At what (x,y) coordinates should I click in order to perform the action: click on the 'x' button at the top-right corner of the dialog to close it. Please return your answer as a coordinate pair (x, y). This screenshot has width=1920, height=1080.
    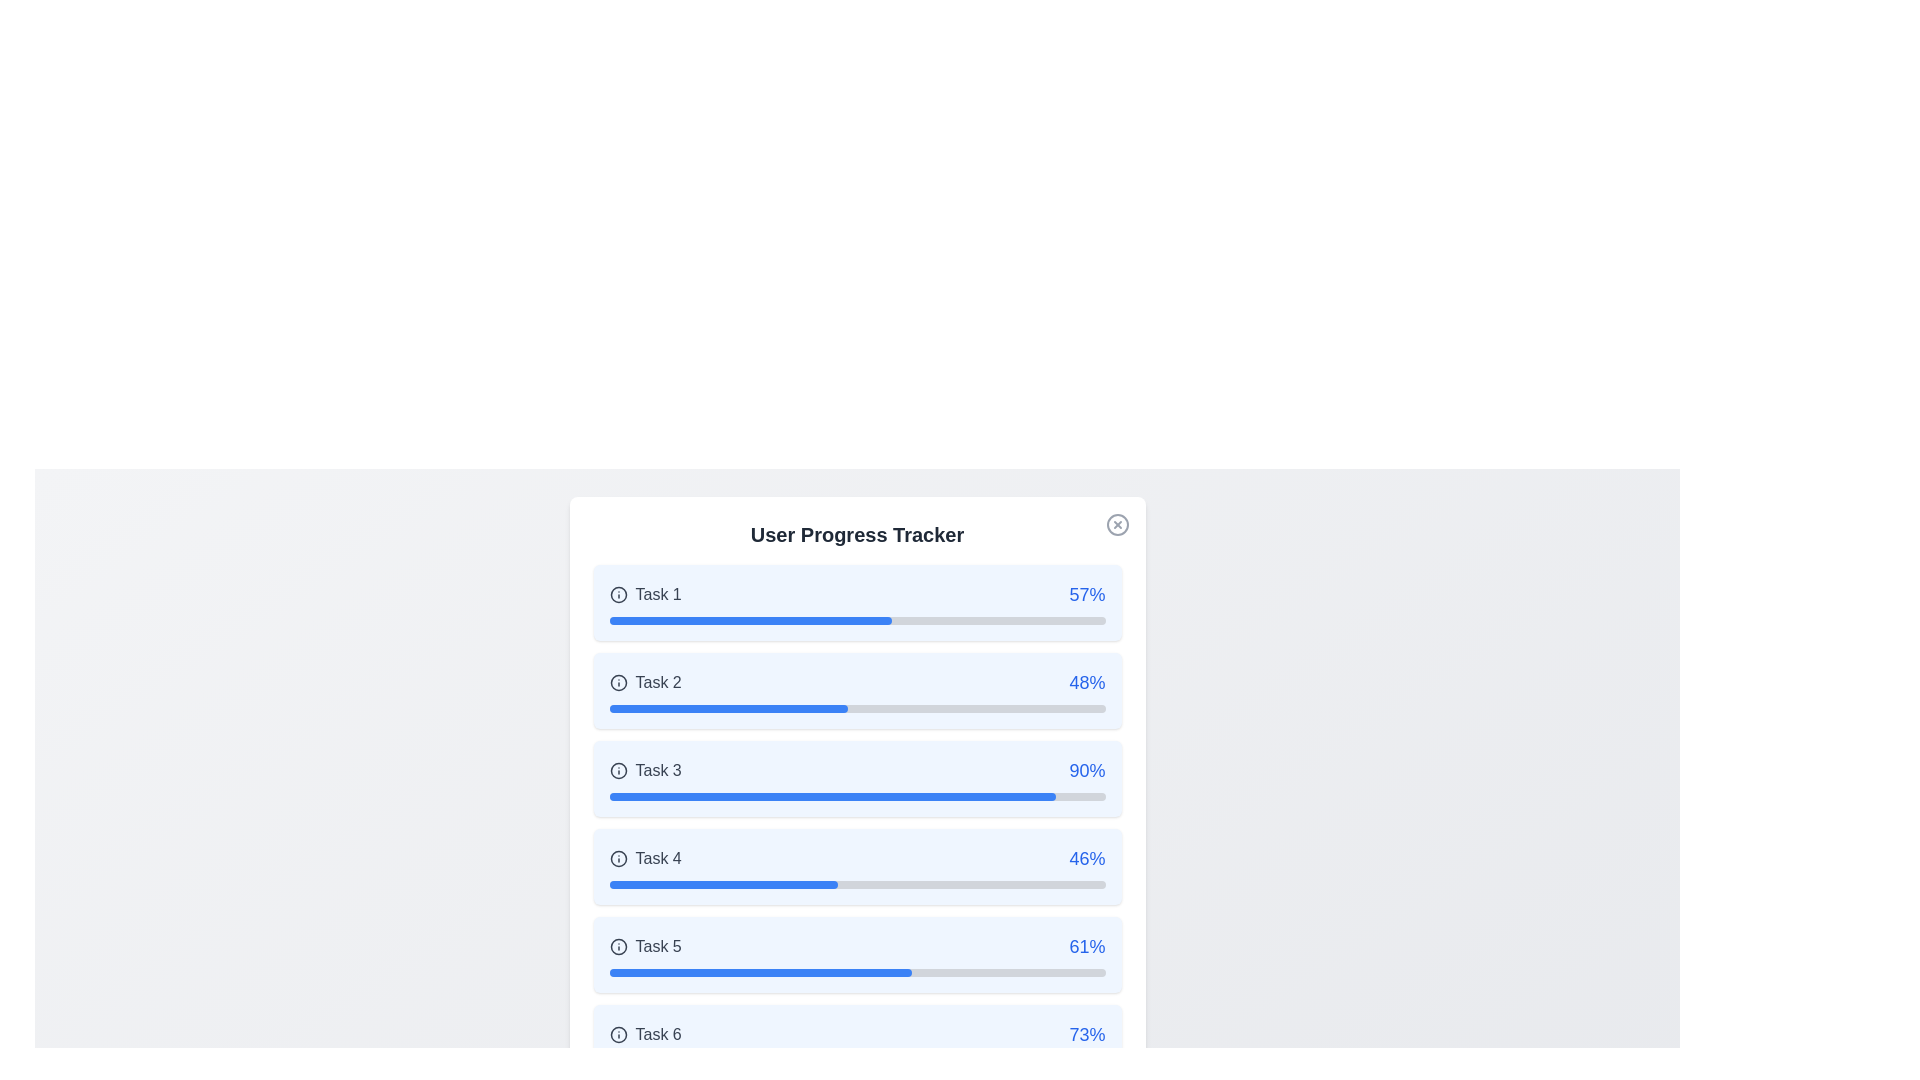
    Looking at the image, I should click on (1116, 523).